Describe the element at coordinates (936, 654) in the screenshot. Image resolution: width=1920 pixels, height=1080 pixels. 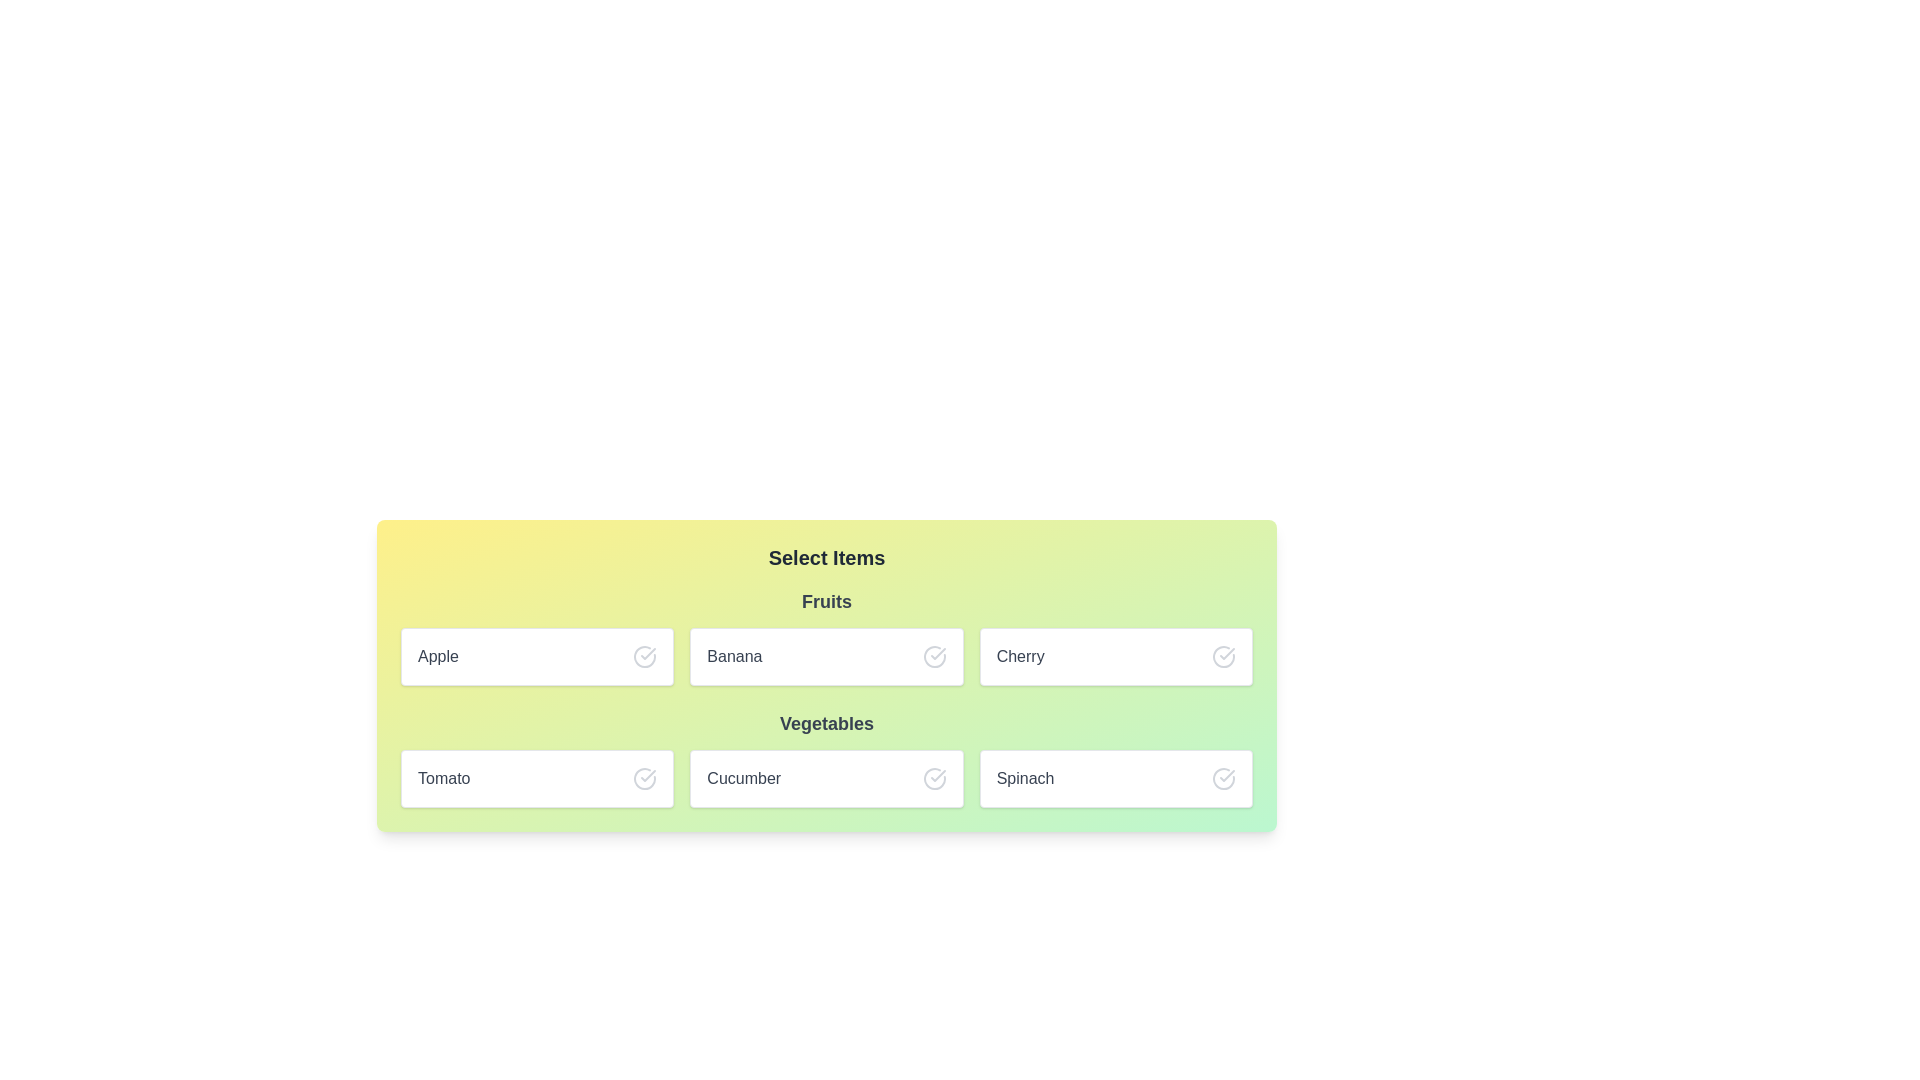
I see `checkmark icon within the circular outline located at the end of the Banana selection row in the Fruits section for developer tools` at that location.